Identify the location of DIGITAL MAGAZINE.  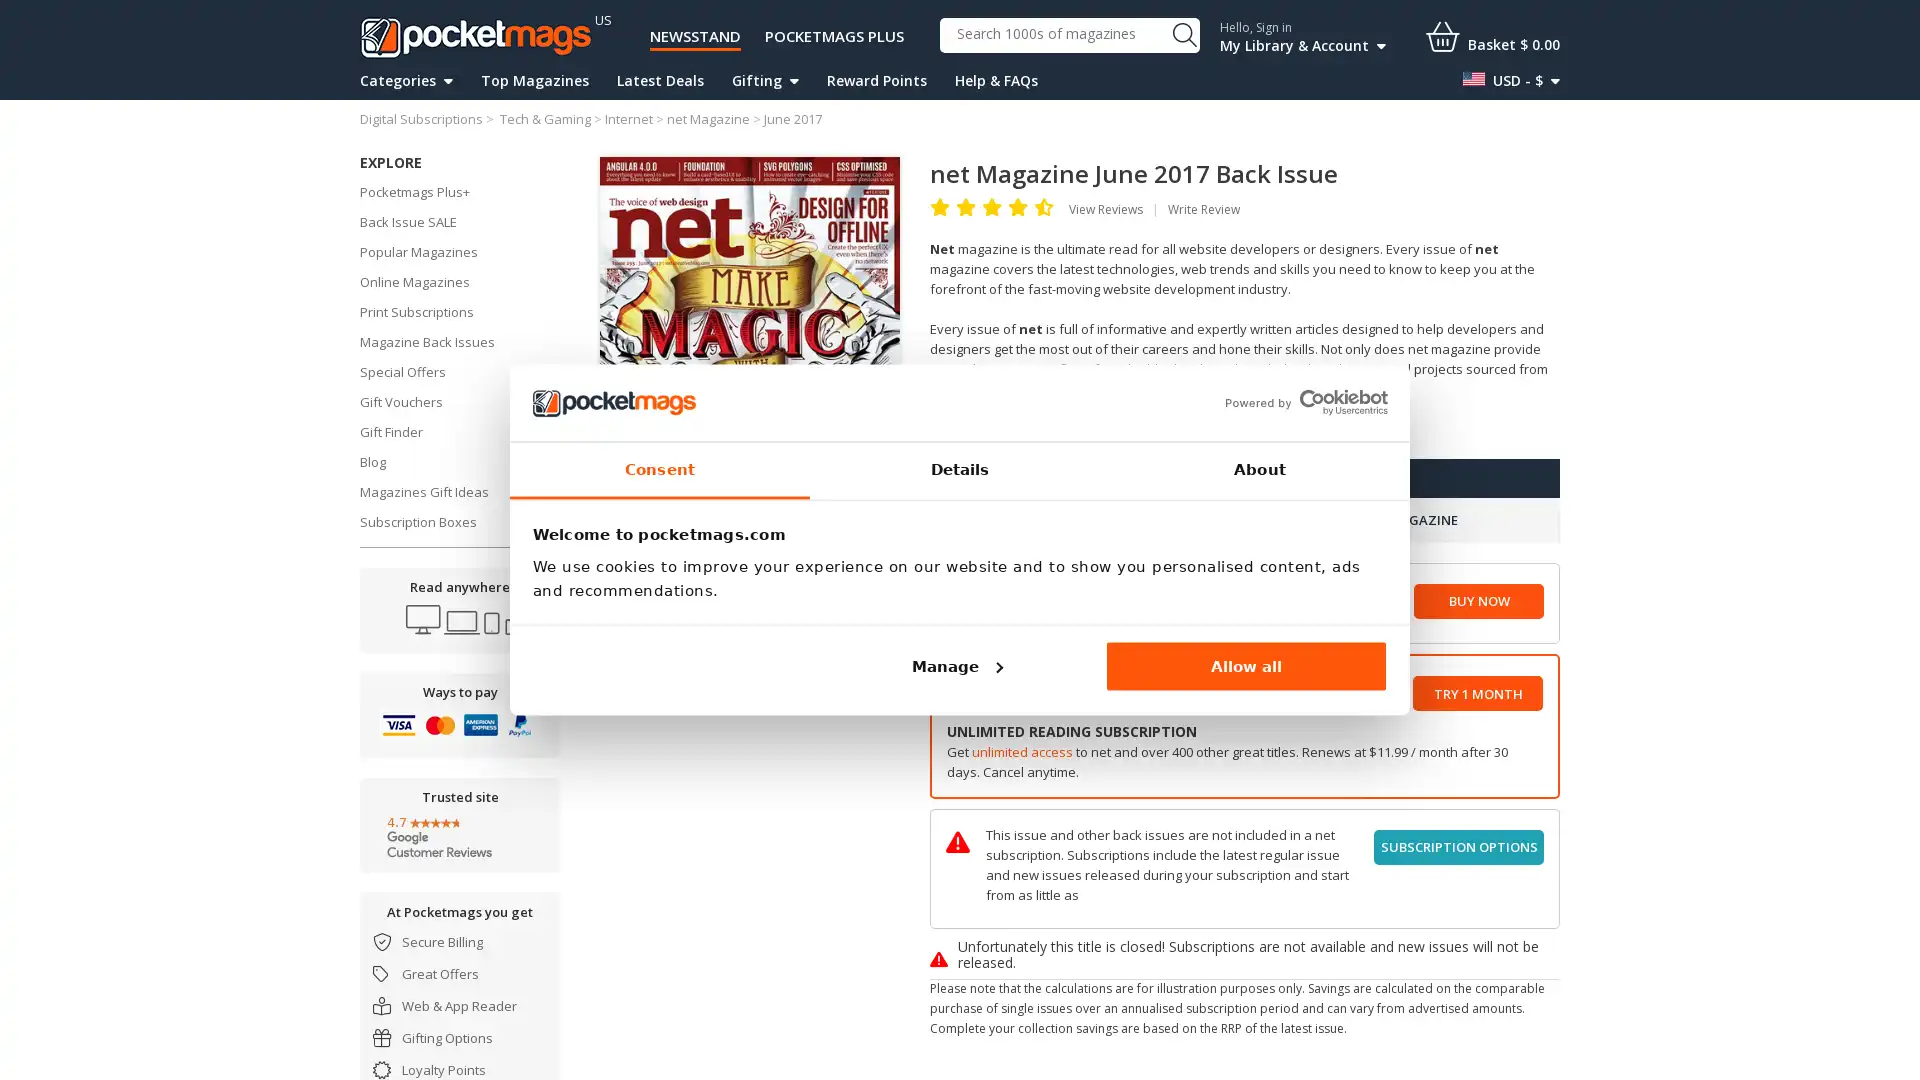
(1086, 519).